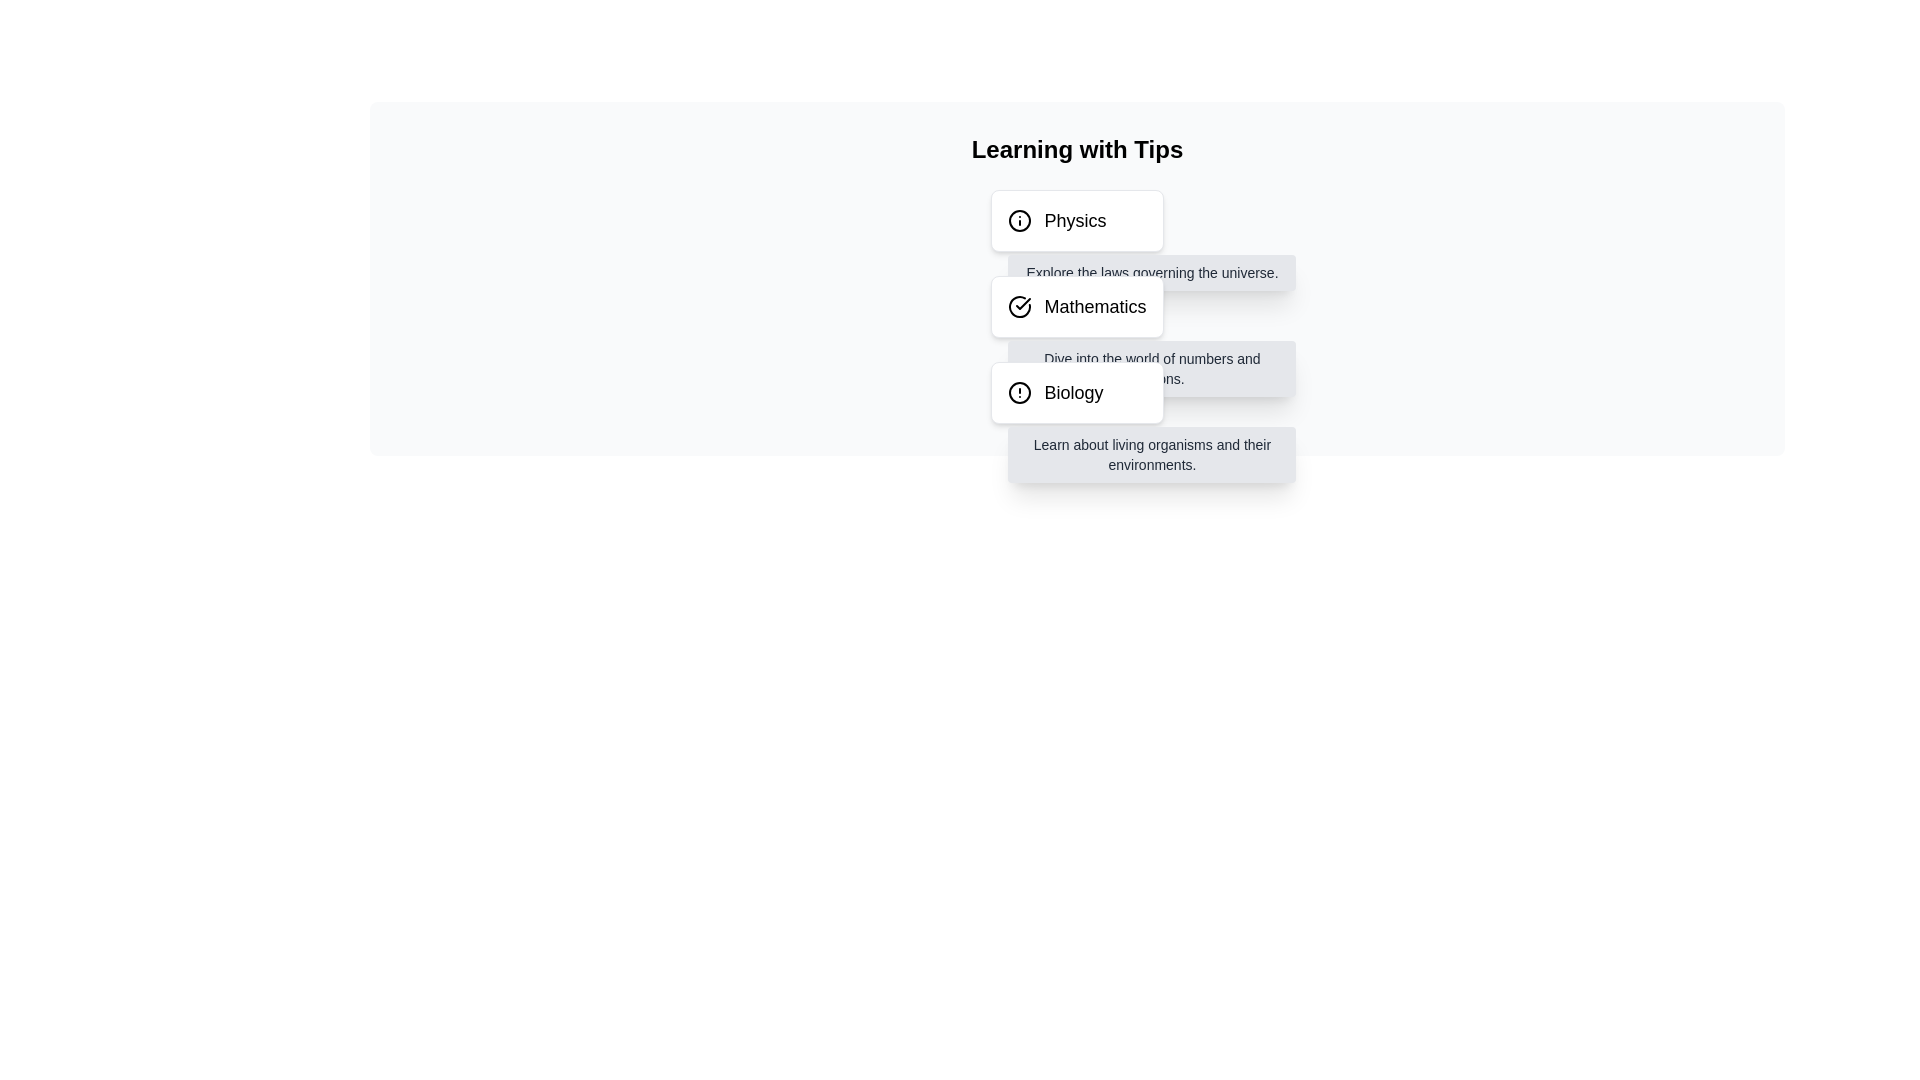  I want to click on tooltip or supplementary text box providing additional details about Mathematics, located below the title 'Mathematics' within a hoverable section, so click(1152, 369).